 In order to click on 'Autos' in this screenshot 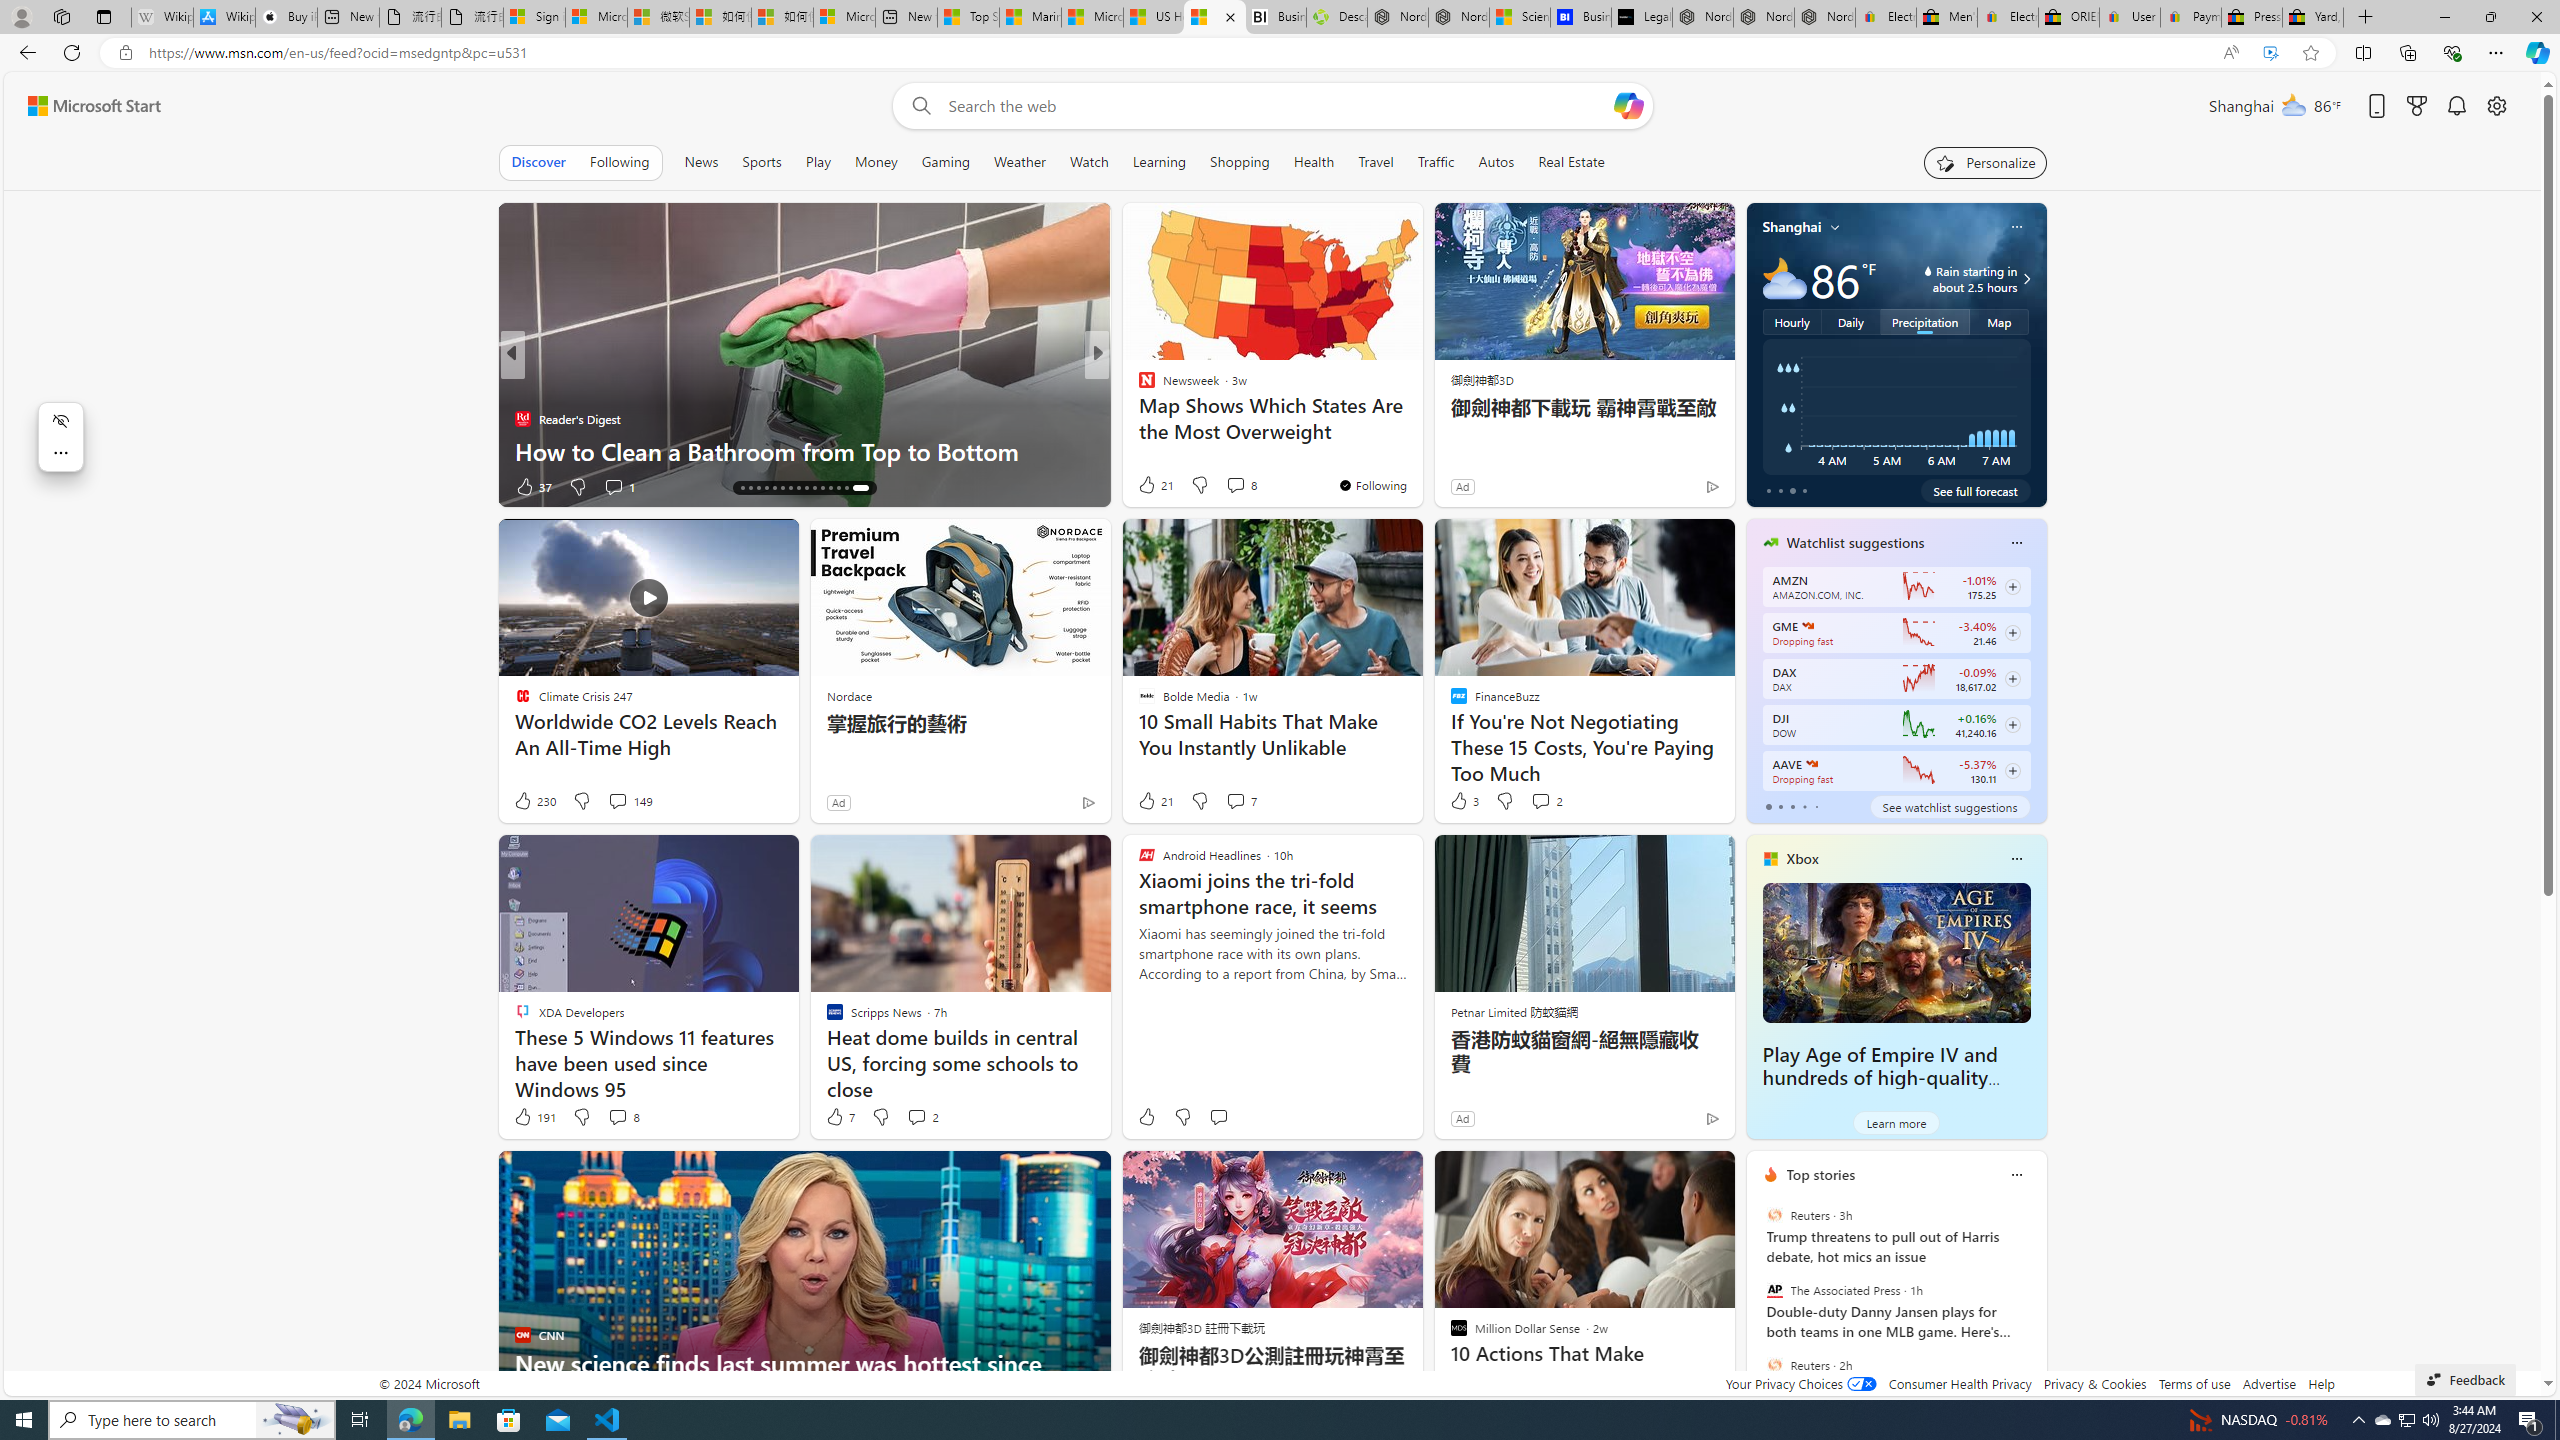, I will do `click(1496, 161)`.